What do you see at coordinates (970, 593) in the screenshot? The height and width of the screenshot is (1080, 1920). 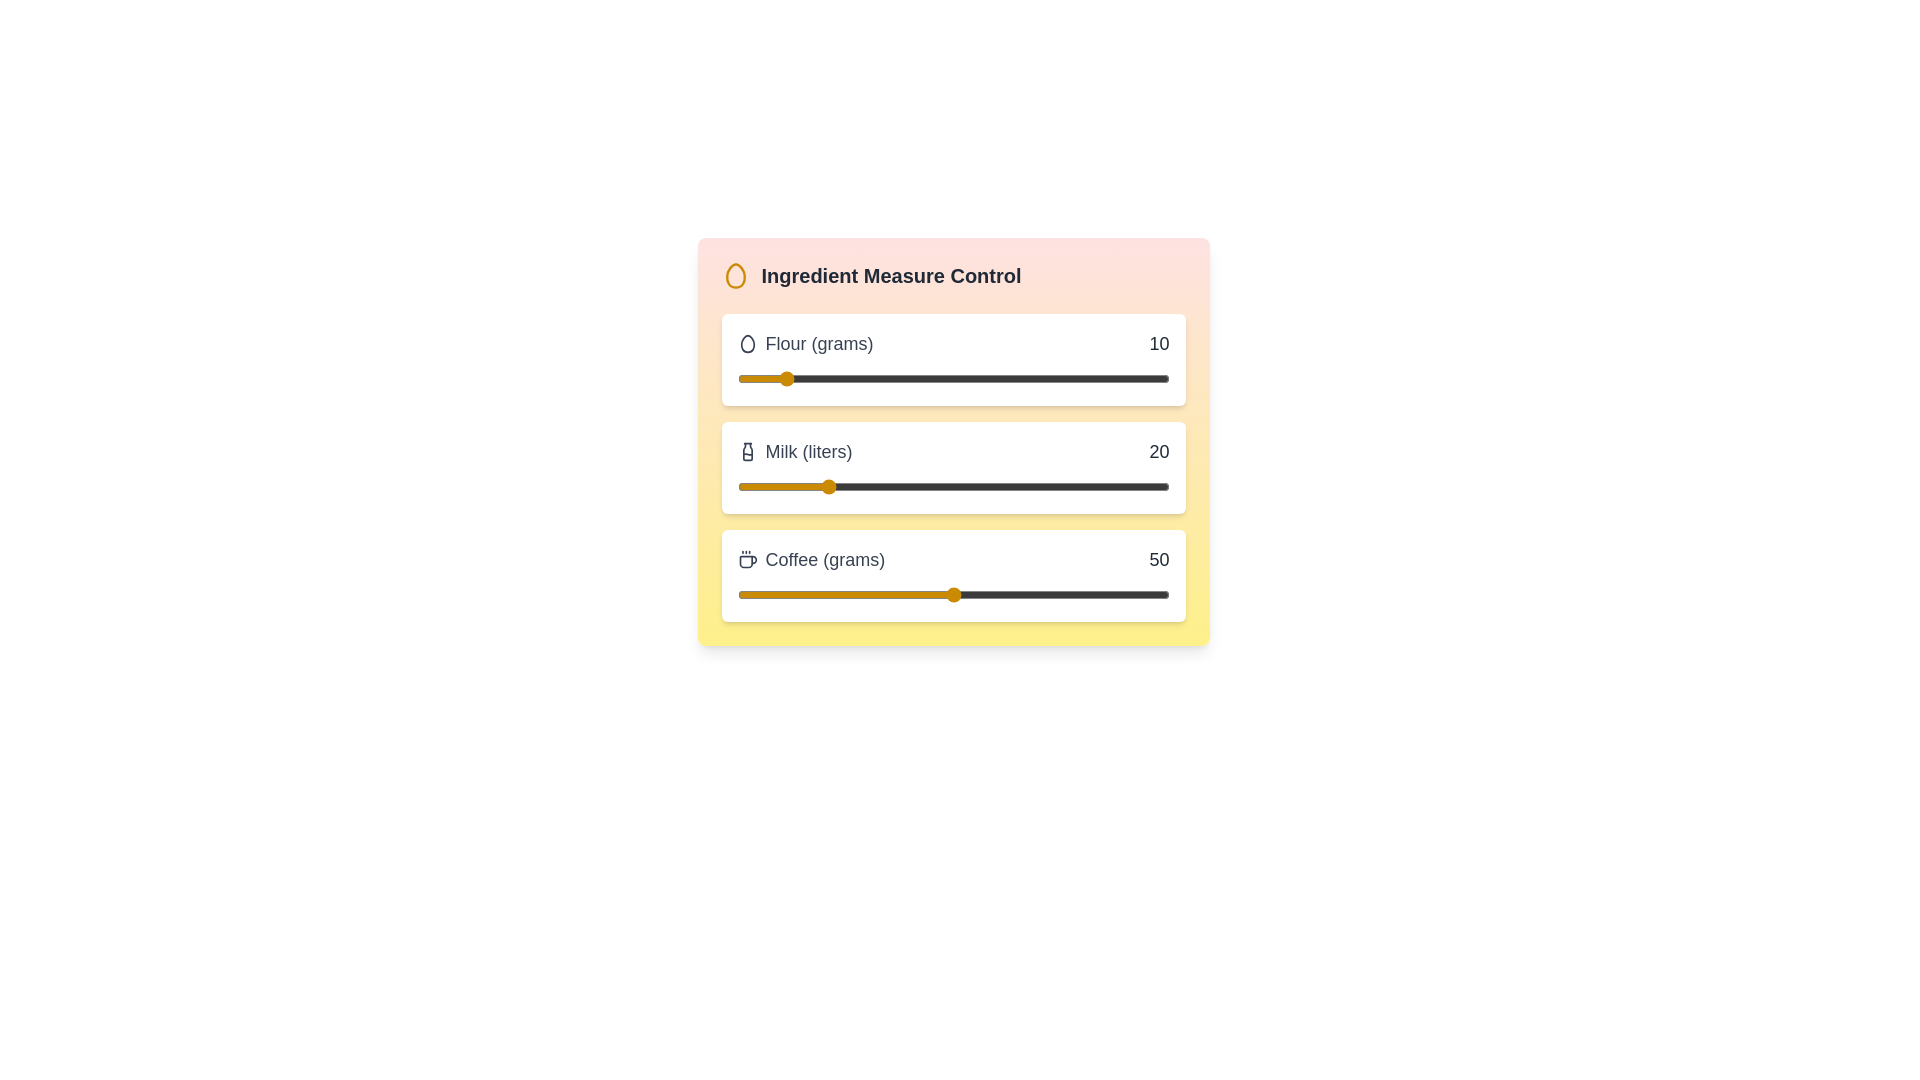 I see `the coffee amount slider` at bounding box center [970, 593].